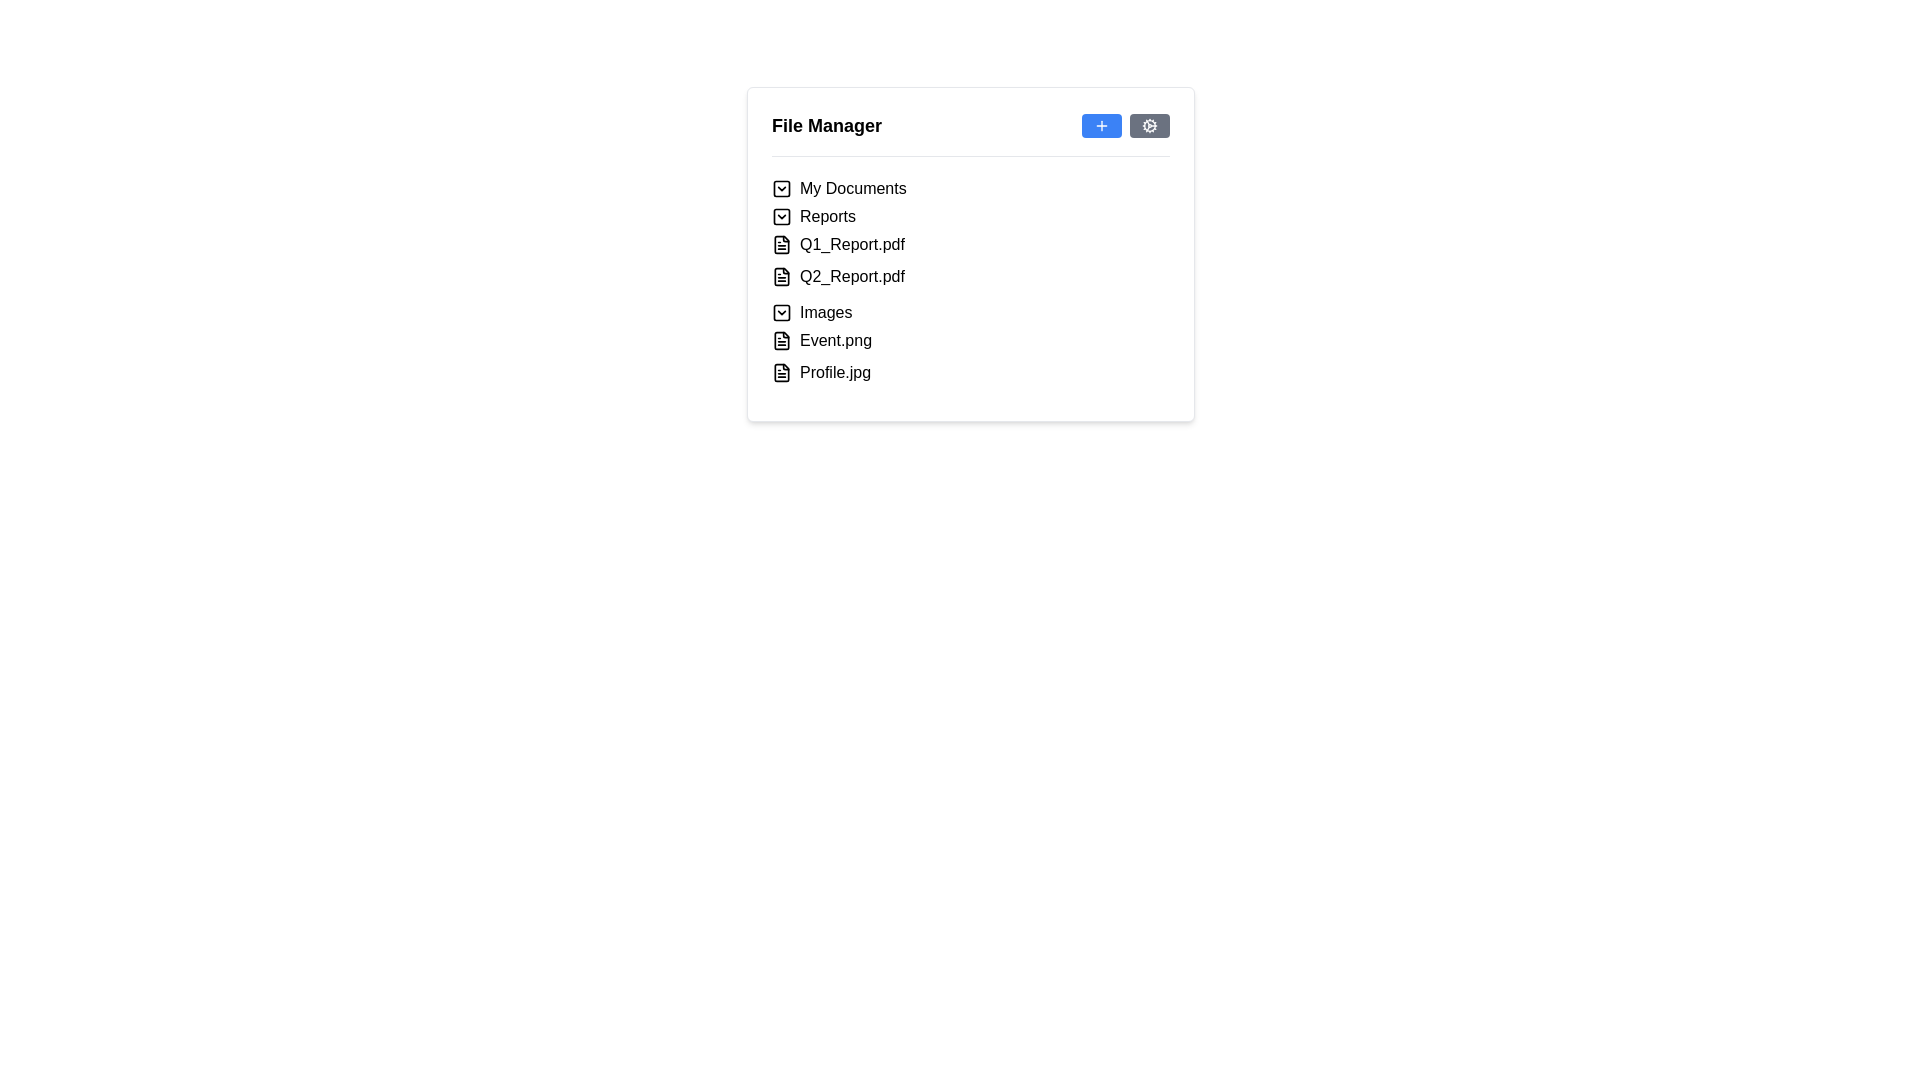  Describe the element at coordinates (852, 277) in the screenshot. I see `the text label displaying 'Q2_Report.pdf', which is styled in medium font weight and positioned under the 'Reports' folder in the file manager interface` at that location.